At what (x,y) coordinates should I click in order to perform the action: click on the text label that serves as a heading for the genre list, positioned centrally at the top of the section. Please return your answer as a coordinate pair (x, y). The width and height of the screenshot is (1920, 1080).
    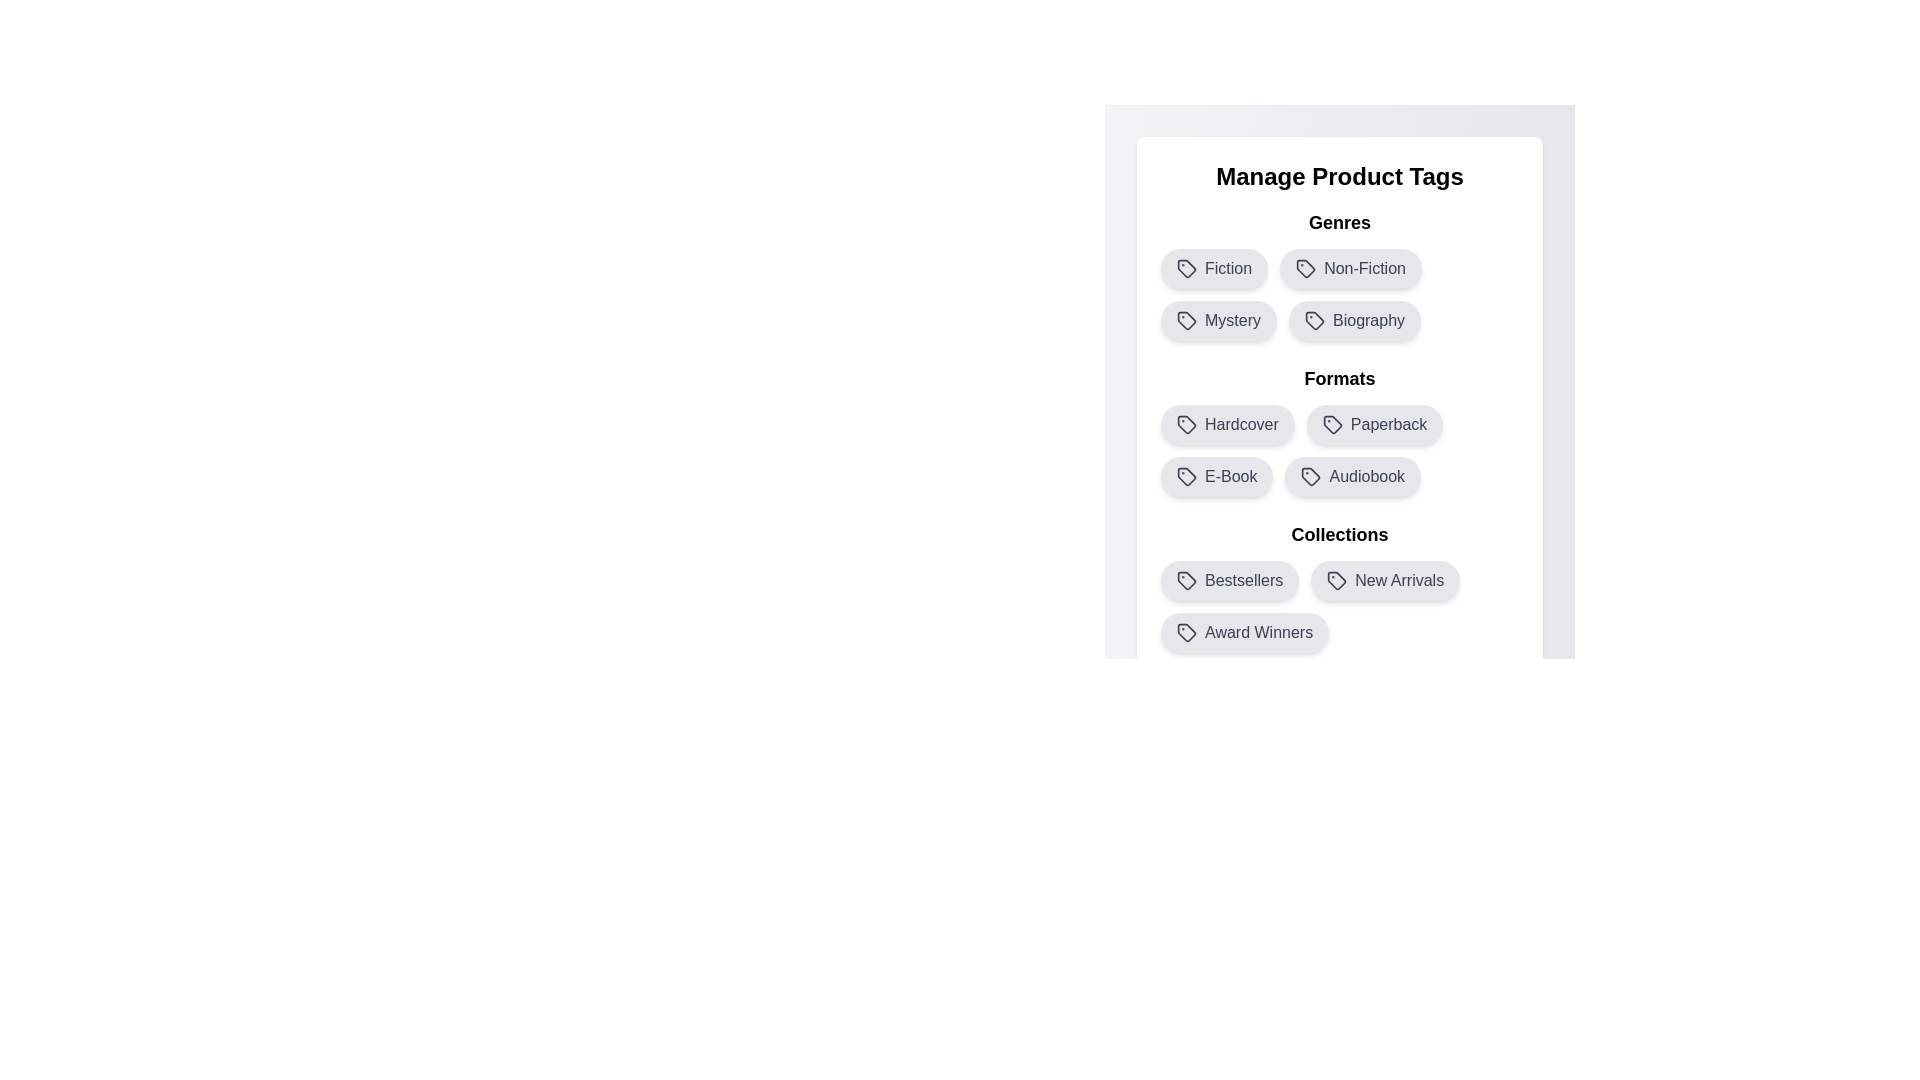
    Looking at the image, I should click on (1339, 223).